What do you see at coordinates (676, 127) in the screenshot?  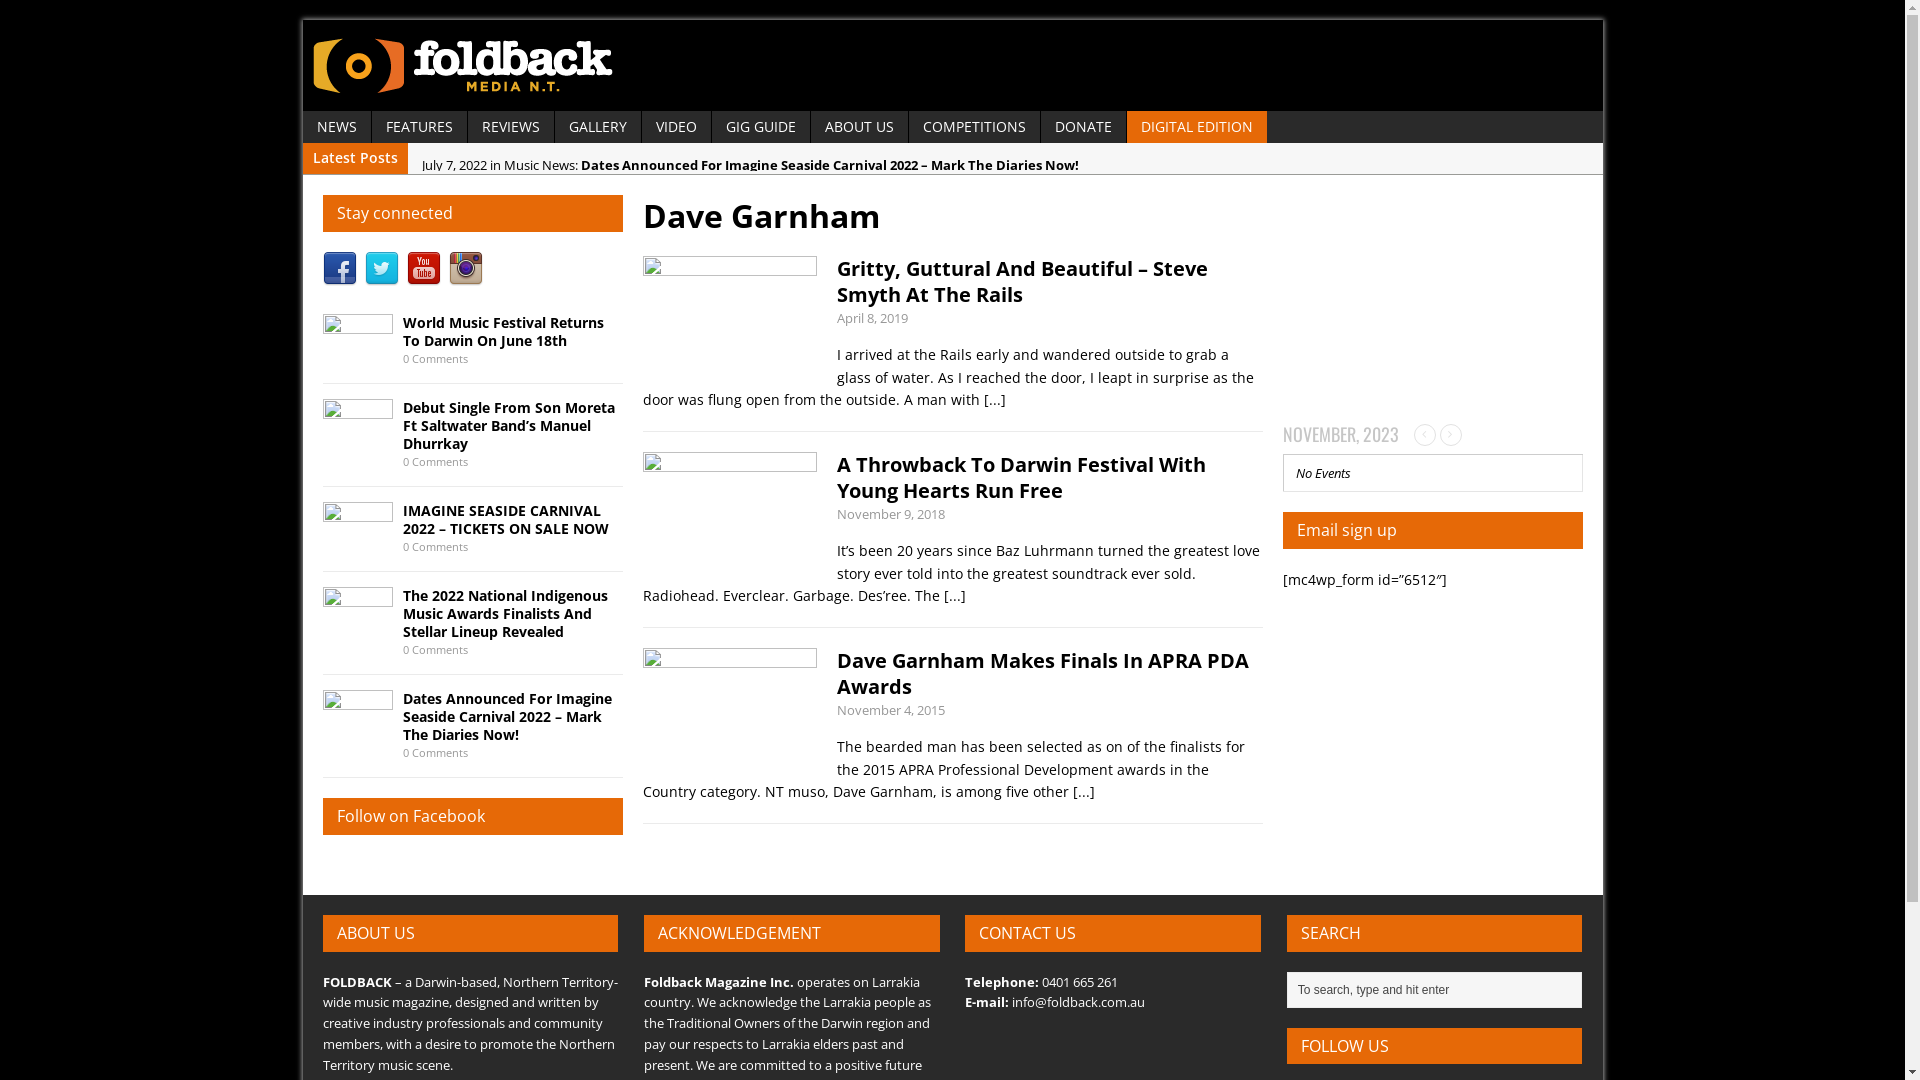 I see `'VIDEO'` at bounding box center [676, 127].